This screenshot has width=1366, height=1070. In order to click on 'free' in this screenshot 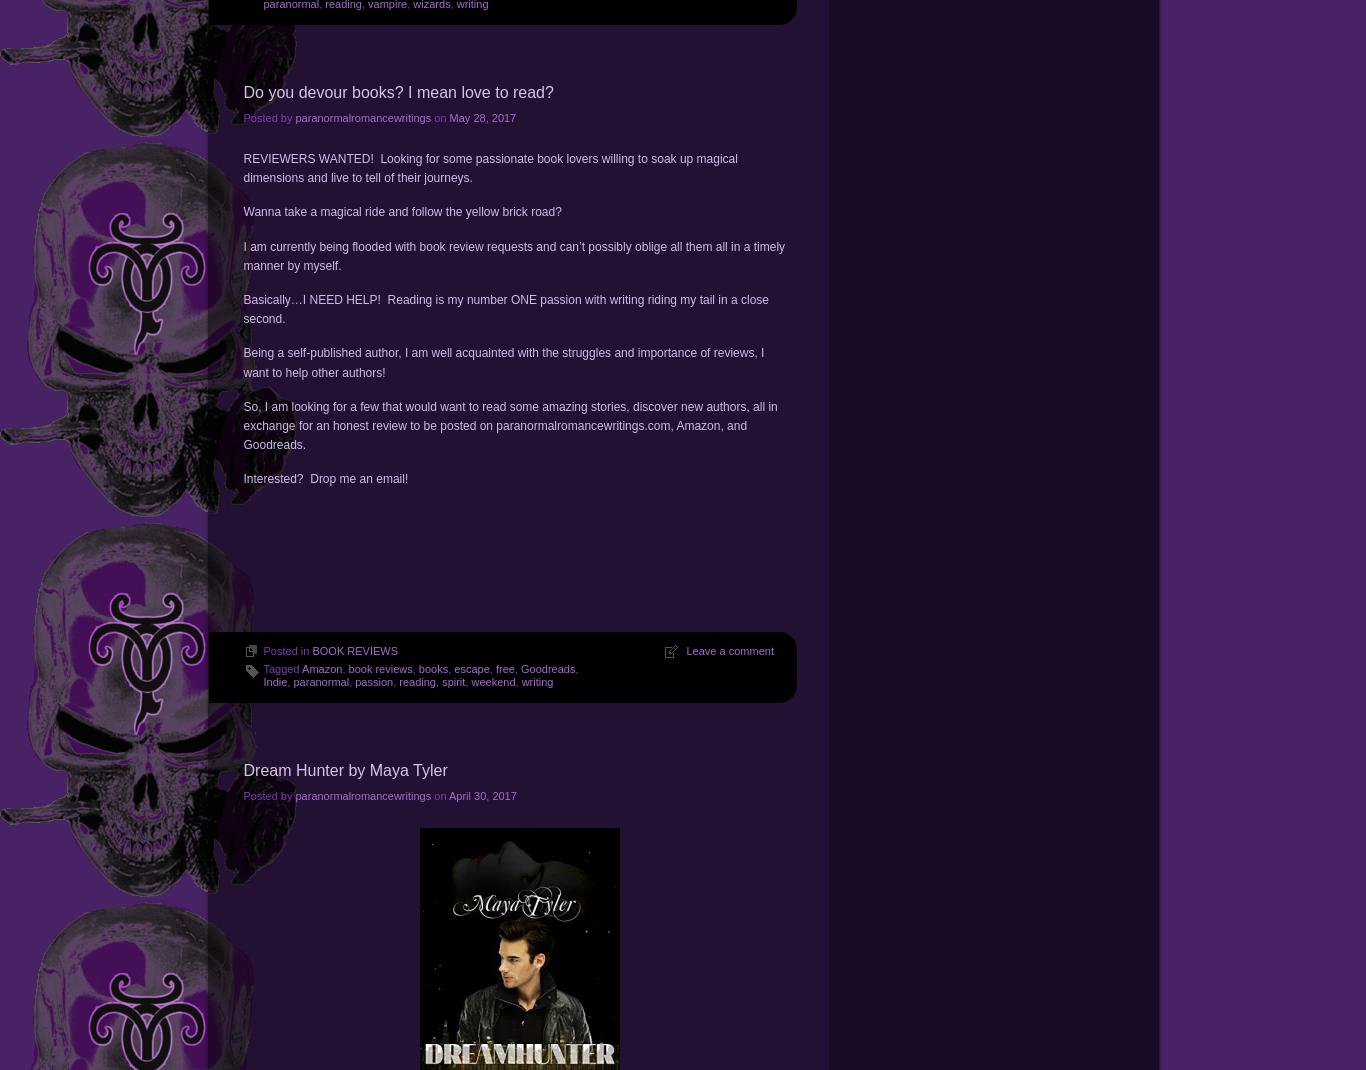, I will do `click(504, 668)`.